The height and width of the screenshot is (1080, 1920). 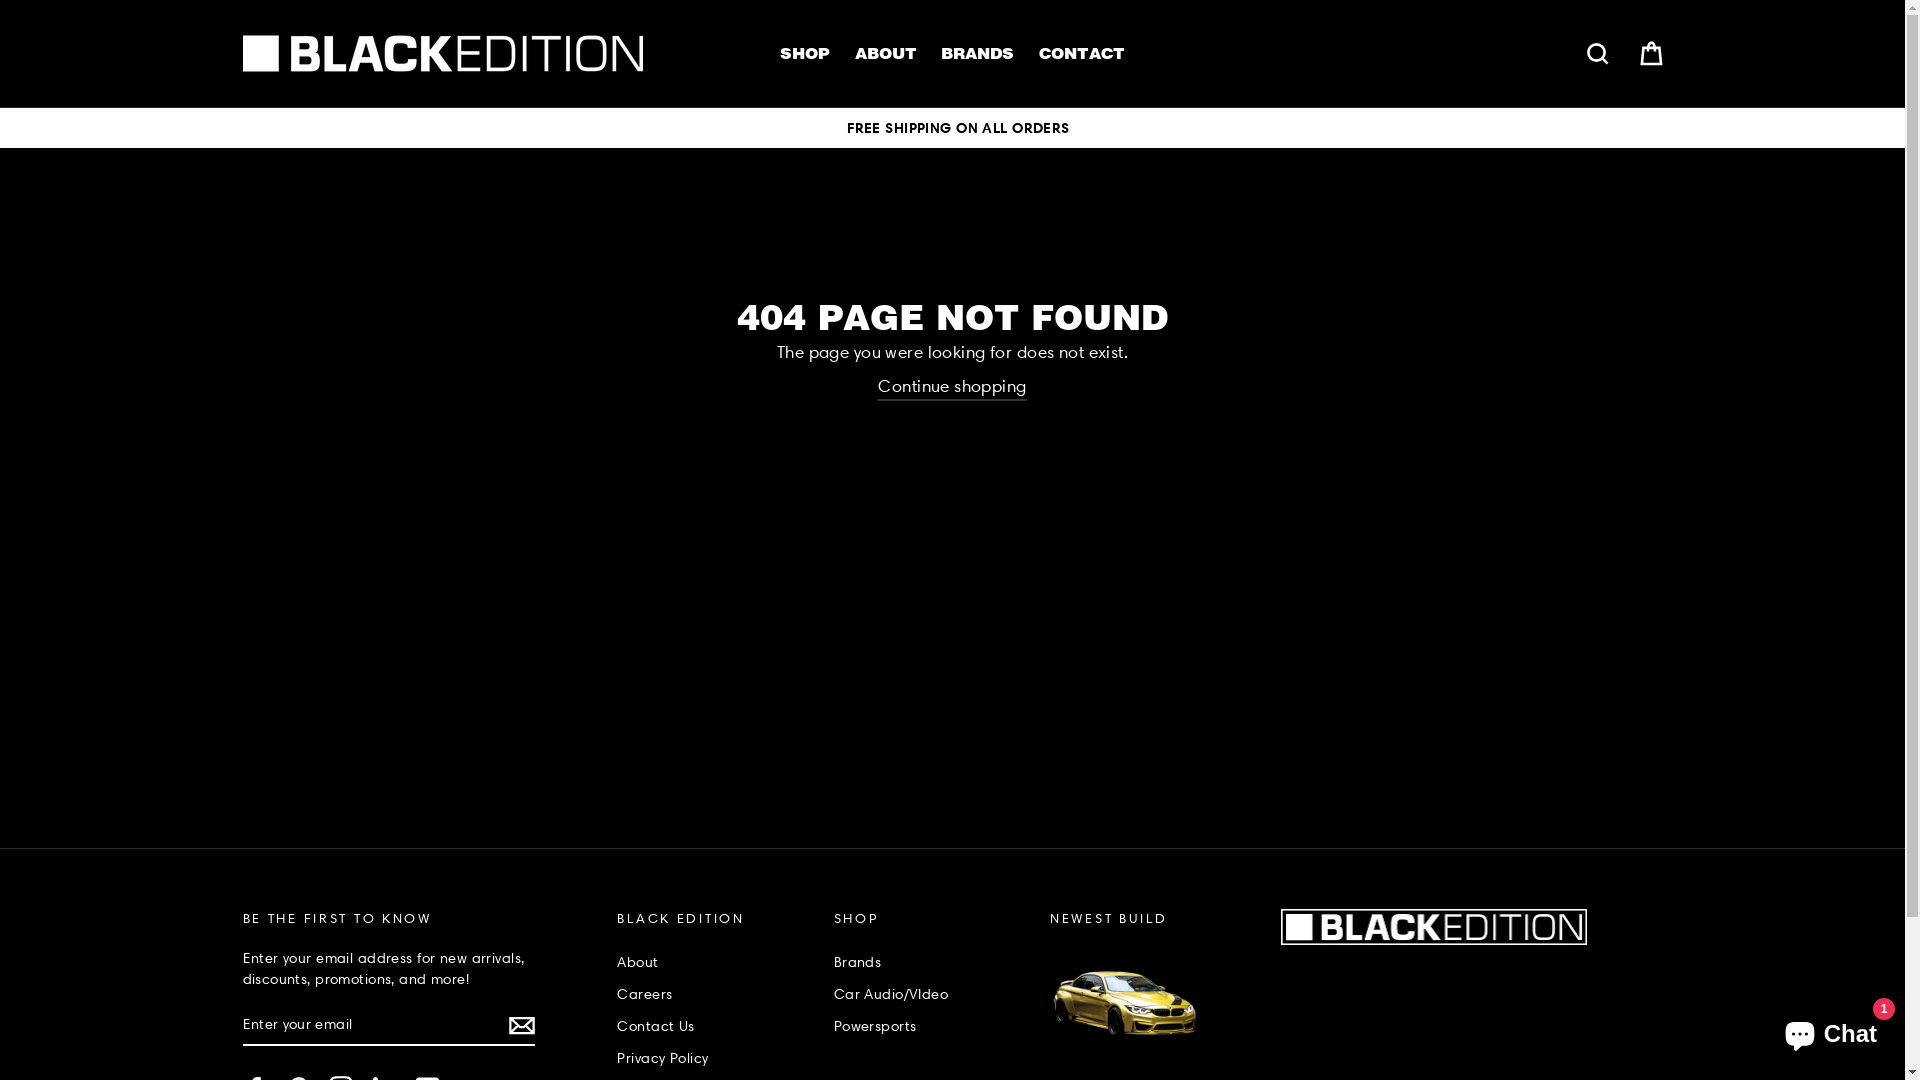 I want to click on 'Brands', so click(x=930, y=960).